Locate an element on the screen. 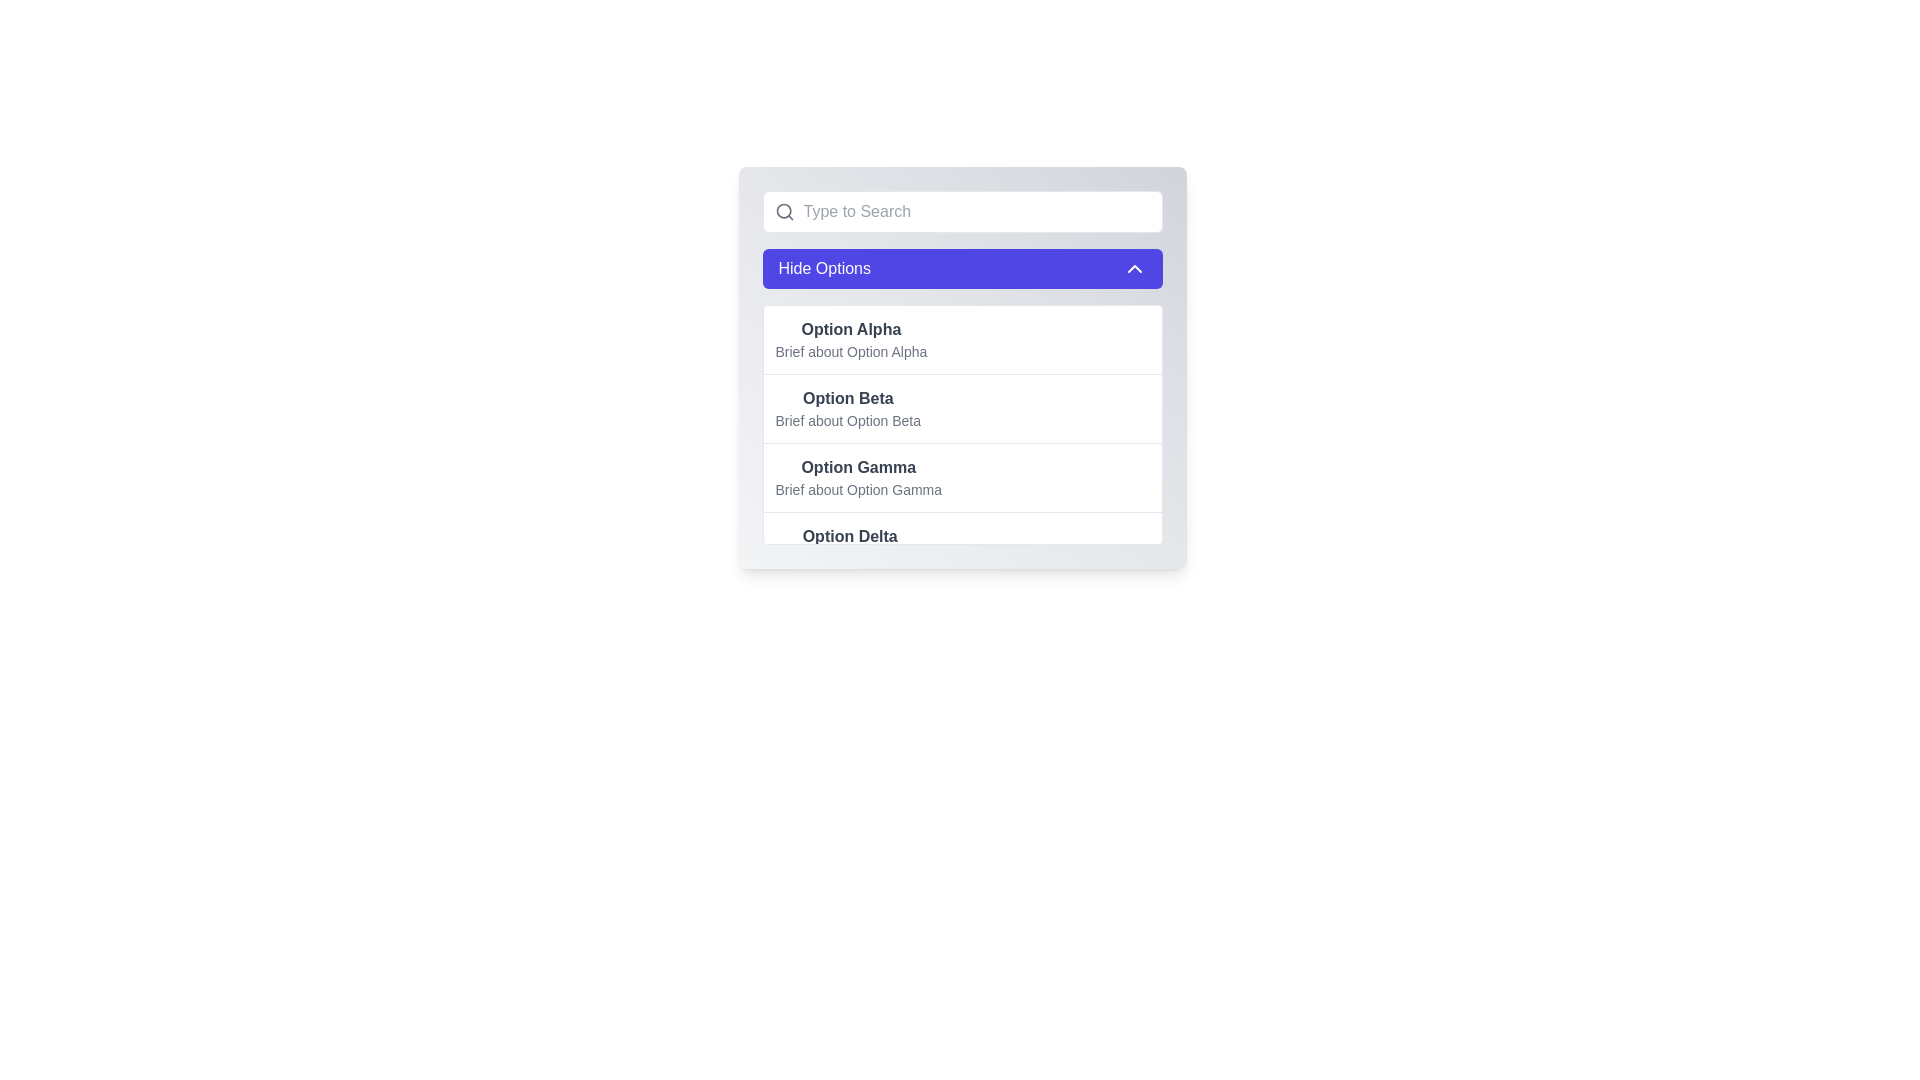 The image size is (1920, 1080). the selectable dropdown menu item titled 'Option Delta' is located at coordinates (962, 546).